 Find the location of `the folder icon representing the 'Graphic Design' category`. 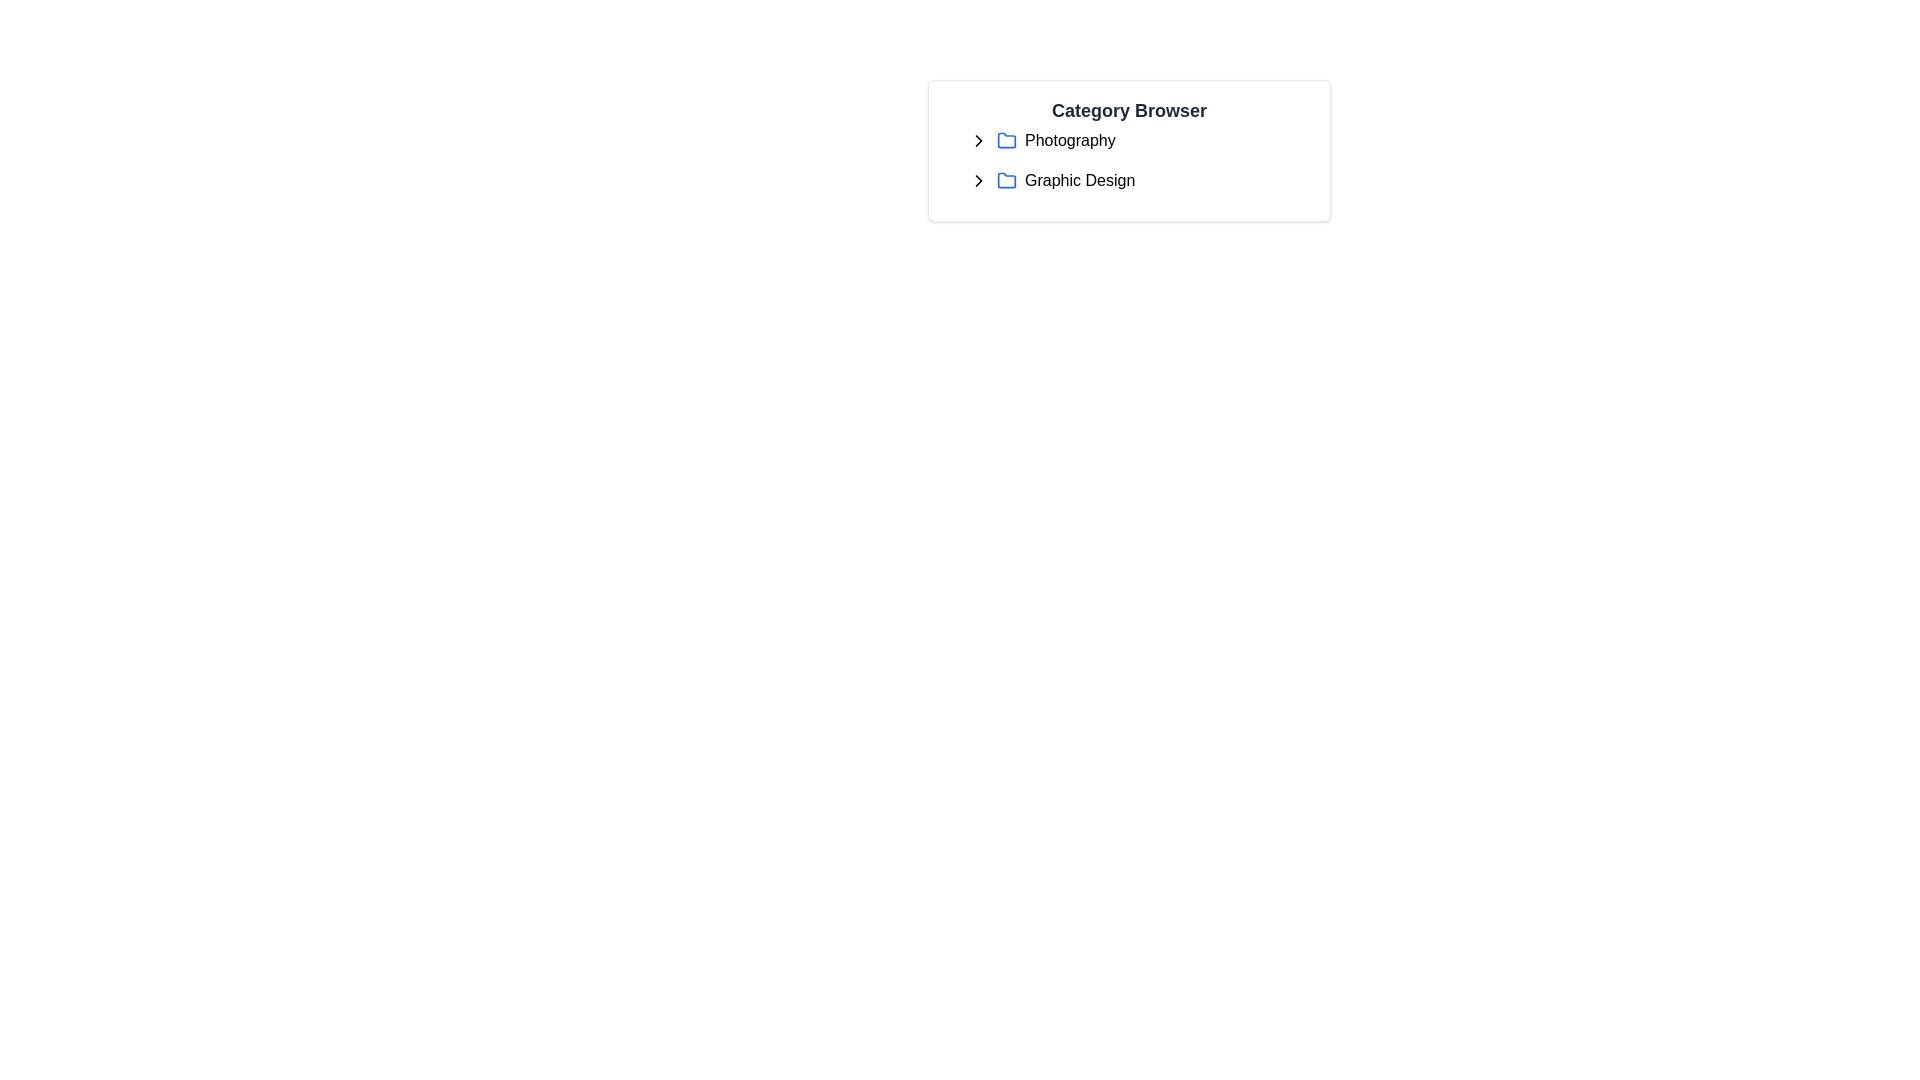

the folder icon representing the 'Graphic Design' category is located at coordinates (1007, 181).